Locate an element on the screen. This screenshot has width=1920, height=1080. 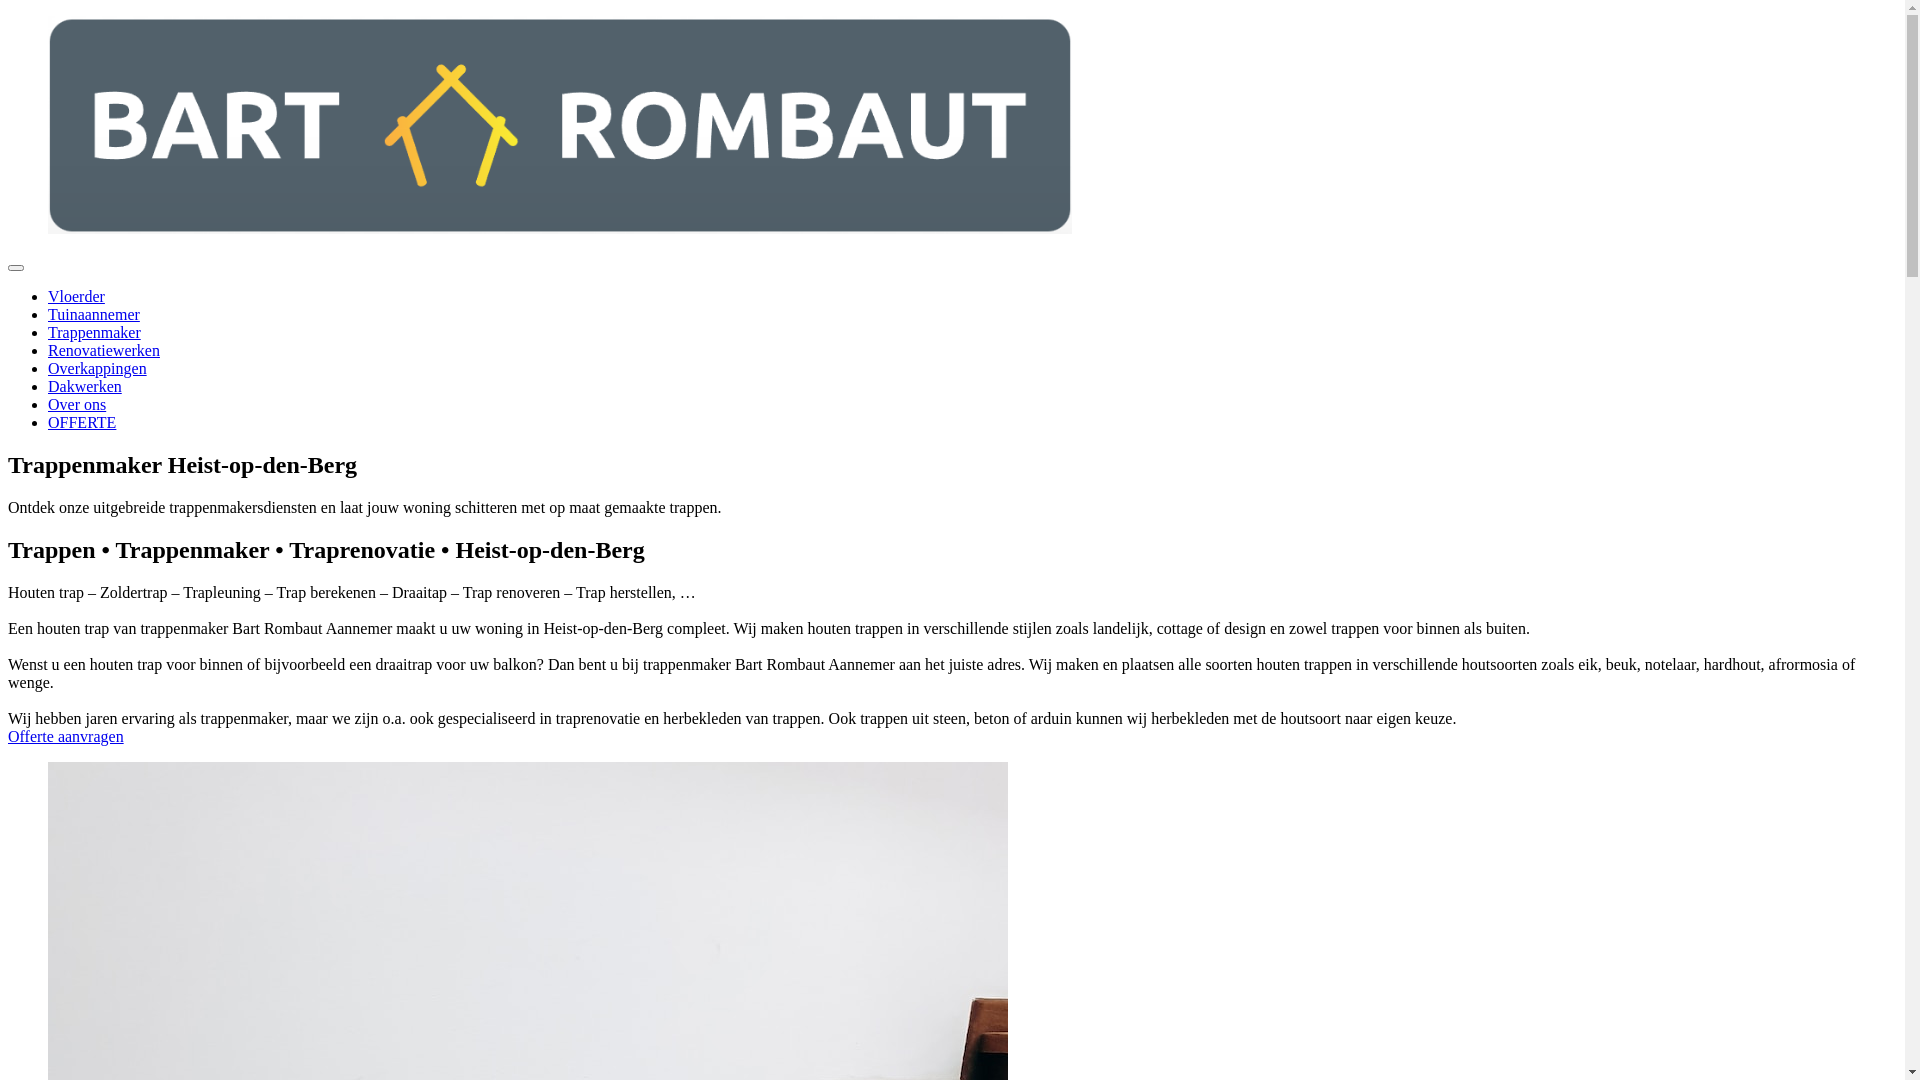
'Trappenmaker' is located at coordinates (93, 331).